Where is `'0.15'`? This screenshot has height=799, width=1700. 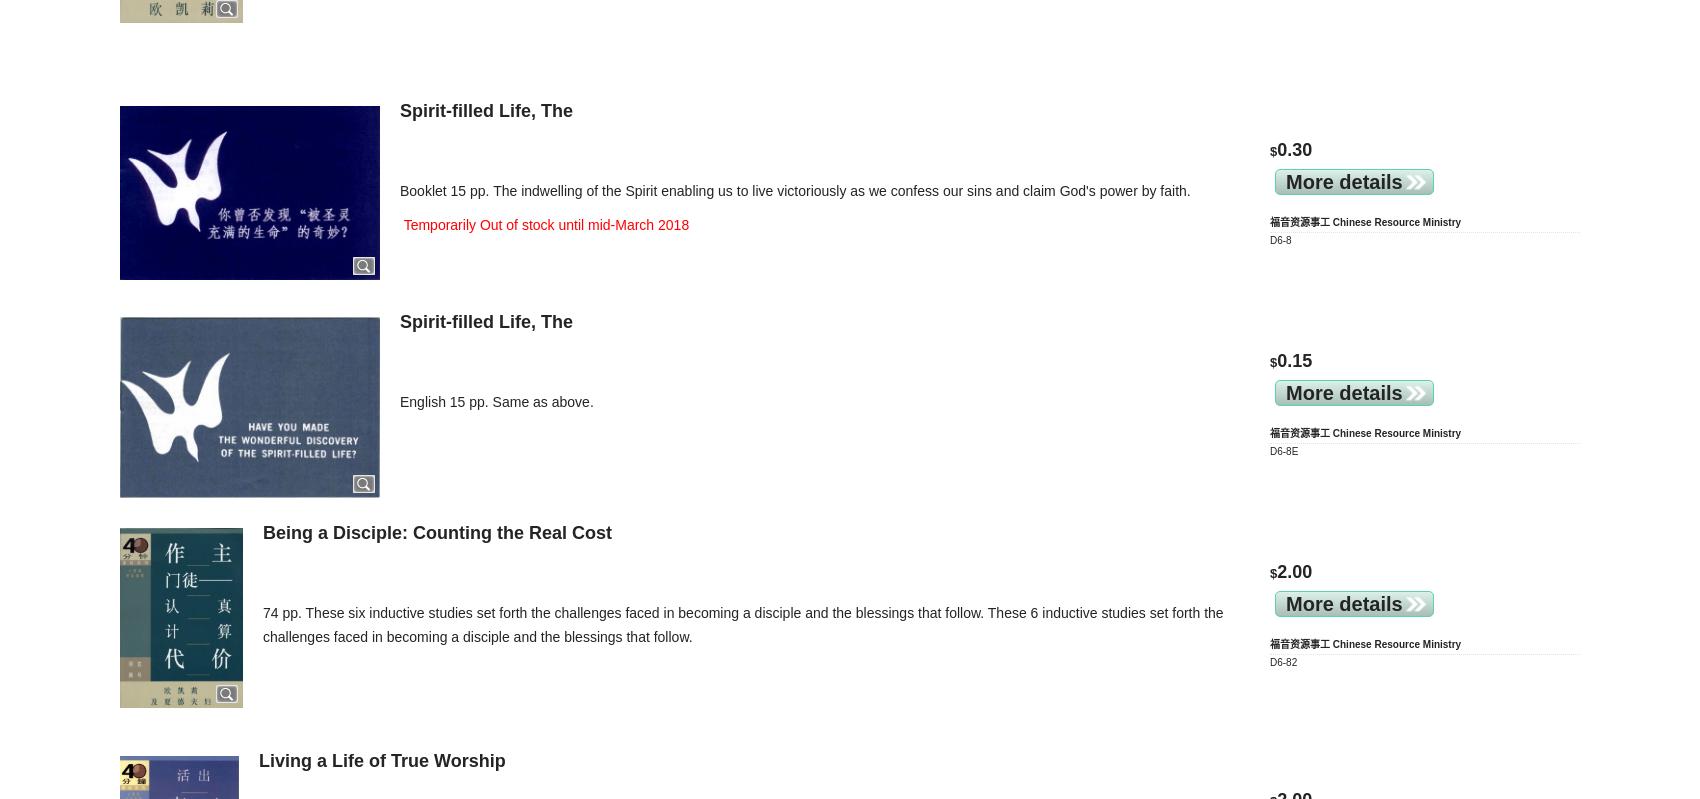
'0.15' is located at coordinates (1294, 359).